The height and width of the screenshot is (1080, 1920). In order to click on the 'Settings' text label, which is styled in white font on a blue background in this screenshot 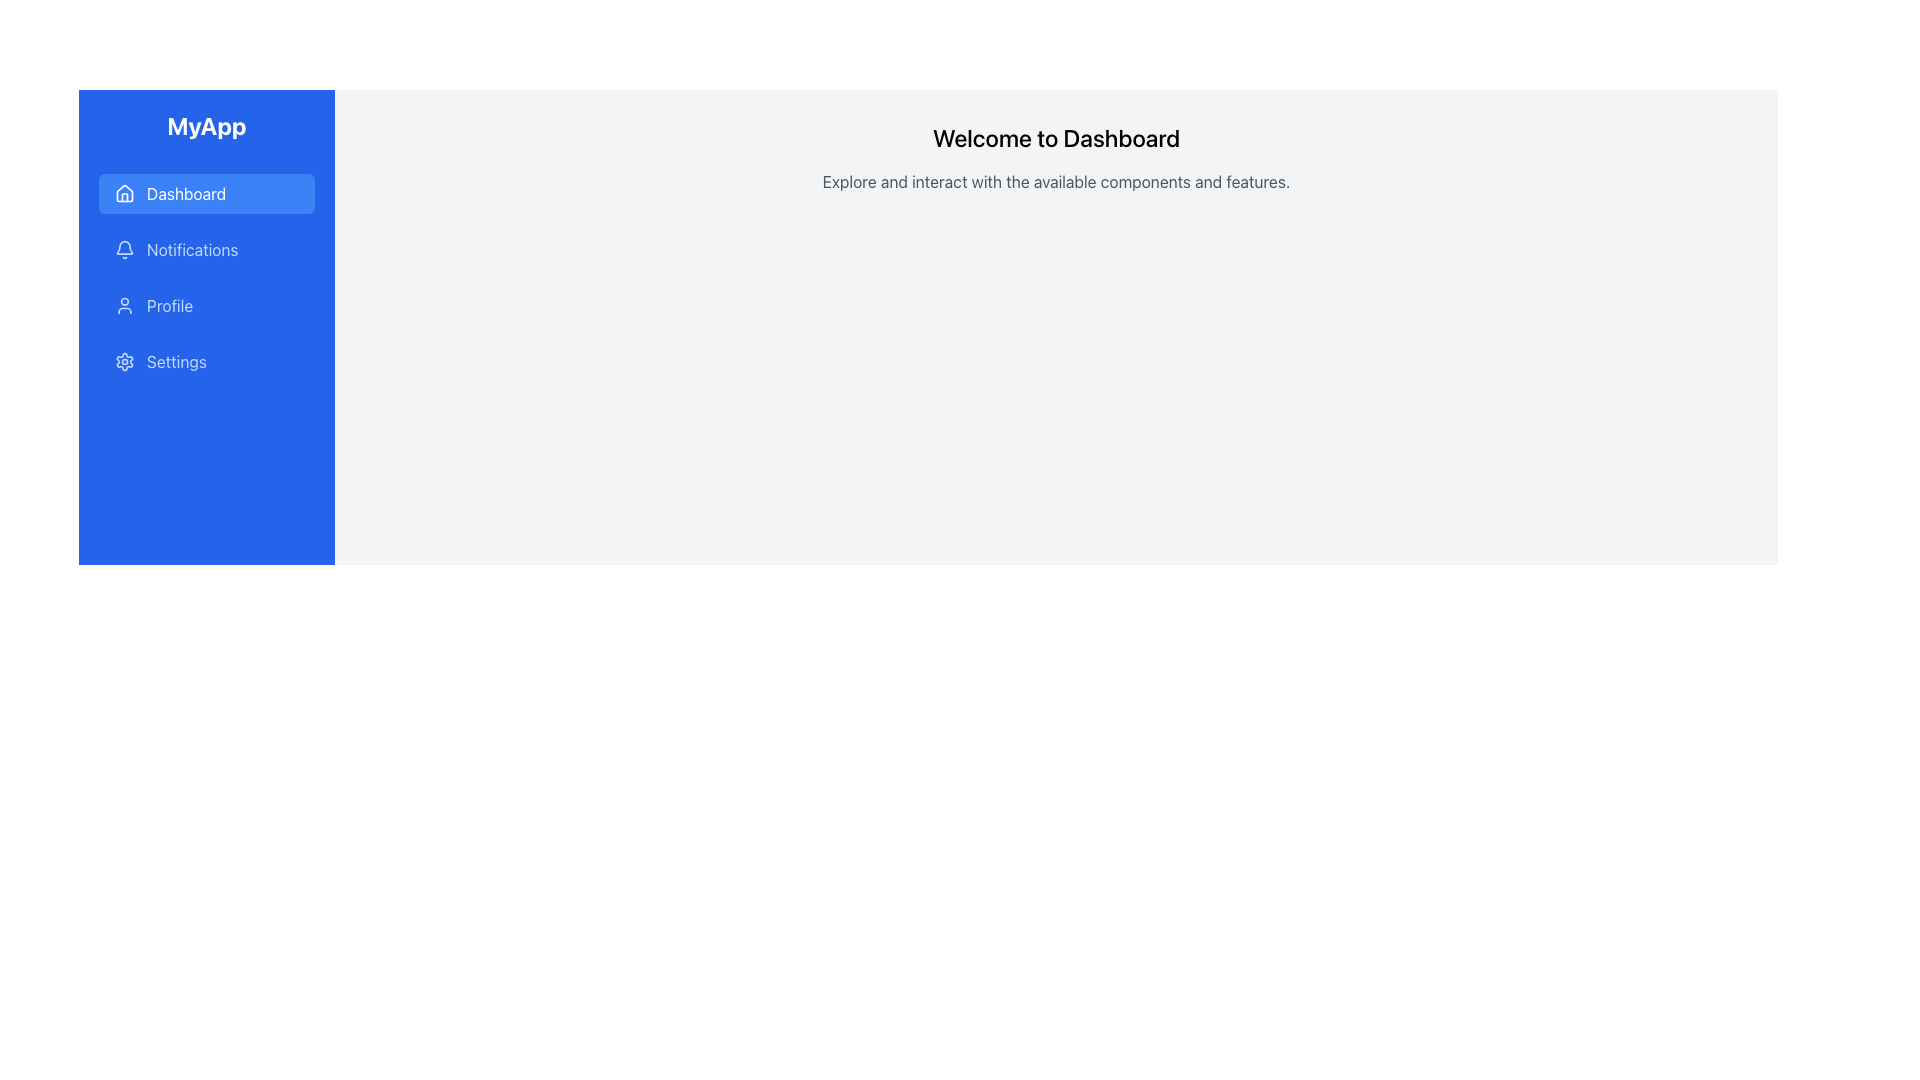, I will do `click(177, 362)`.